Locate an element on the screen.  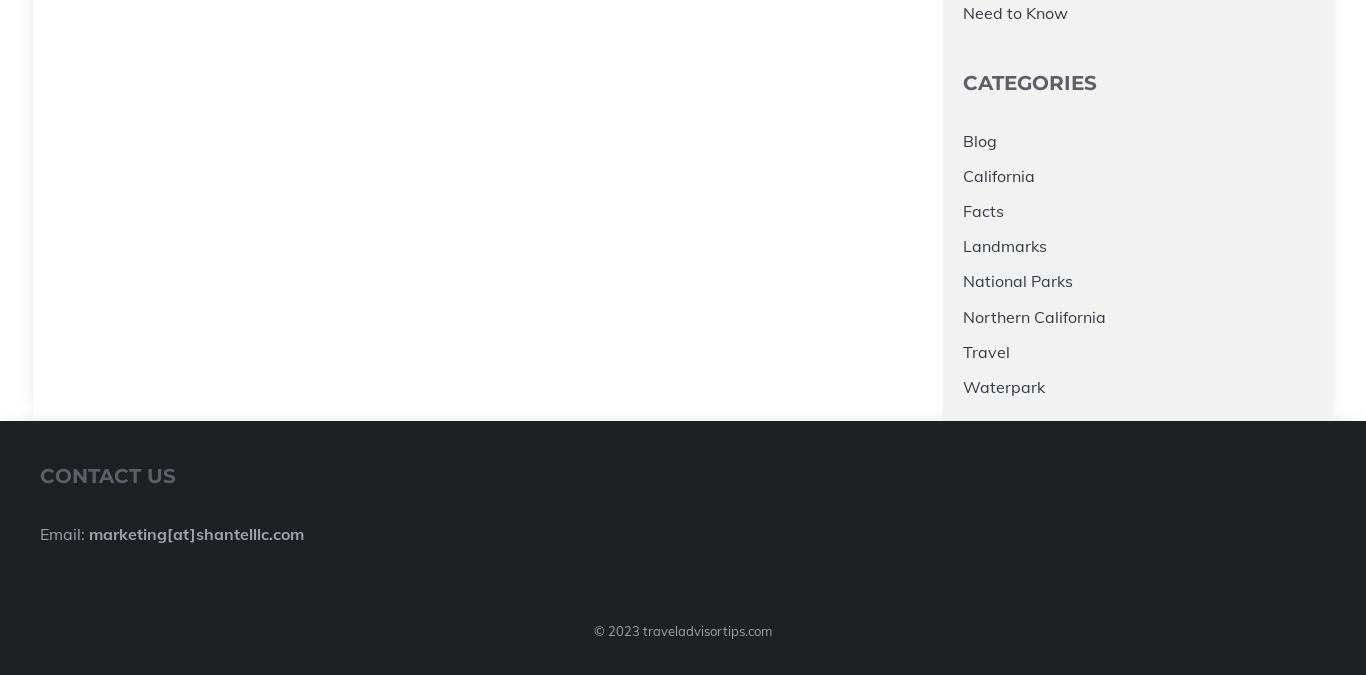
'Facts' is located at coordinates (983, 211).